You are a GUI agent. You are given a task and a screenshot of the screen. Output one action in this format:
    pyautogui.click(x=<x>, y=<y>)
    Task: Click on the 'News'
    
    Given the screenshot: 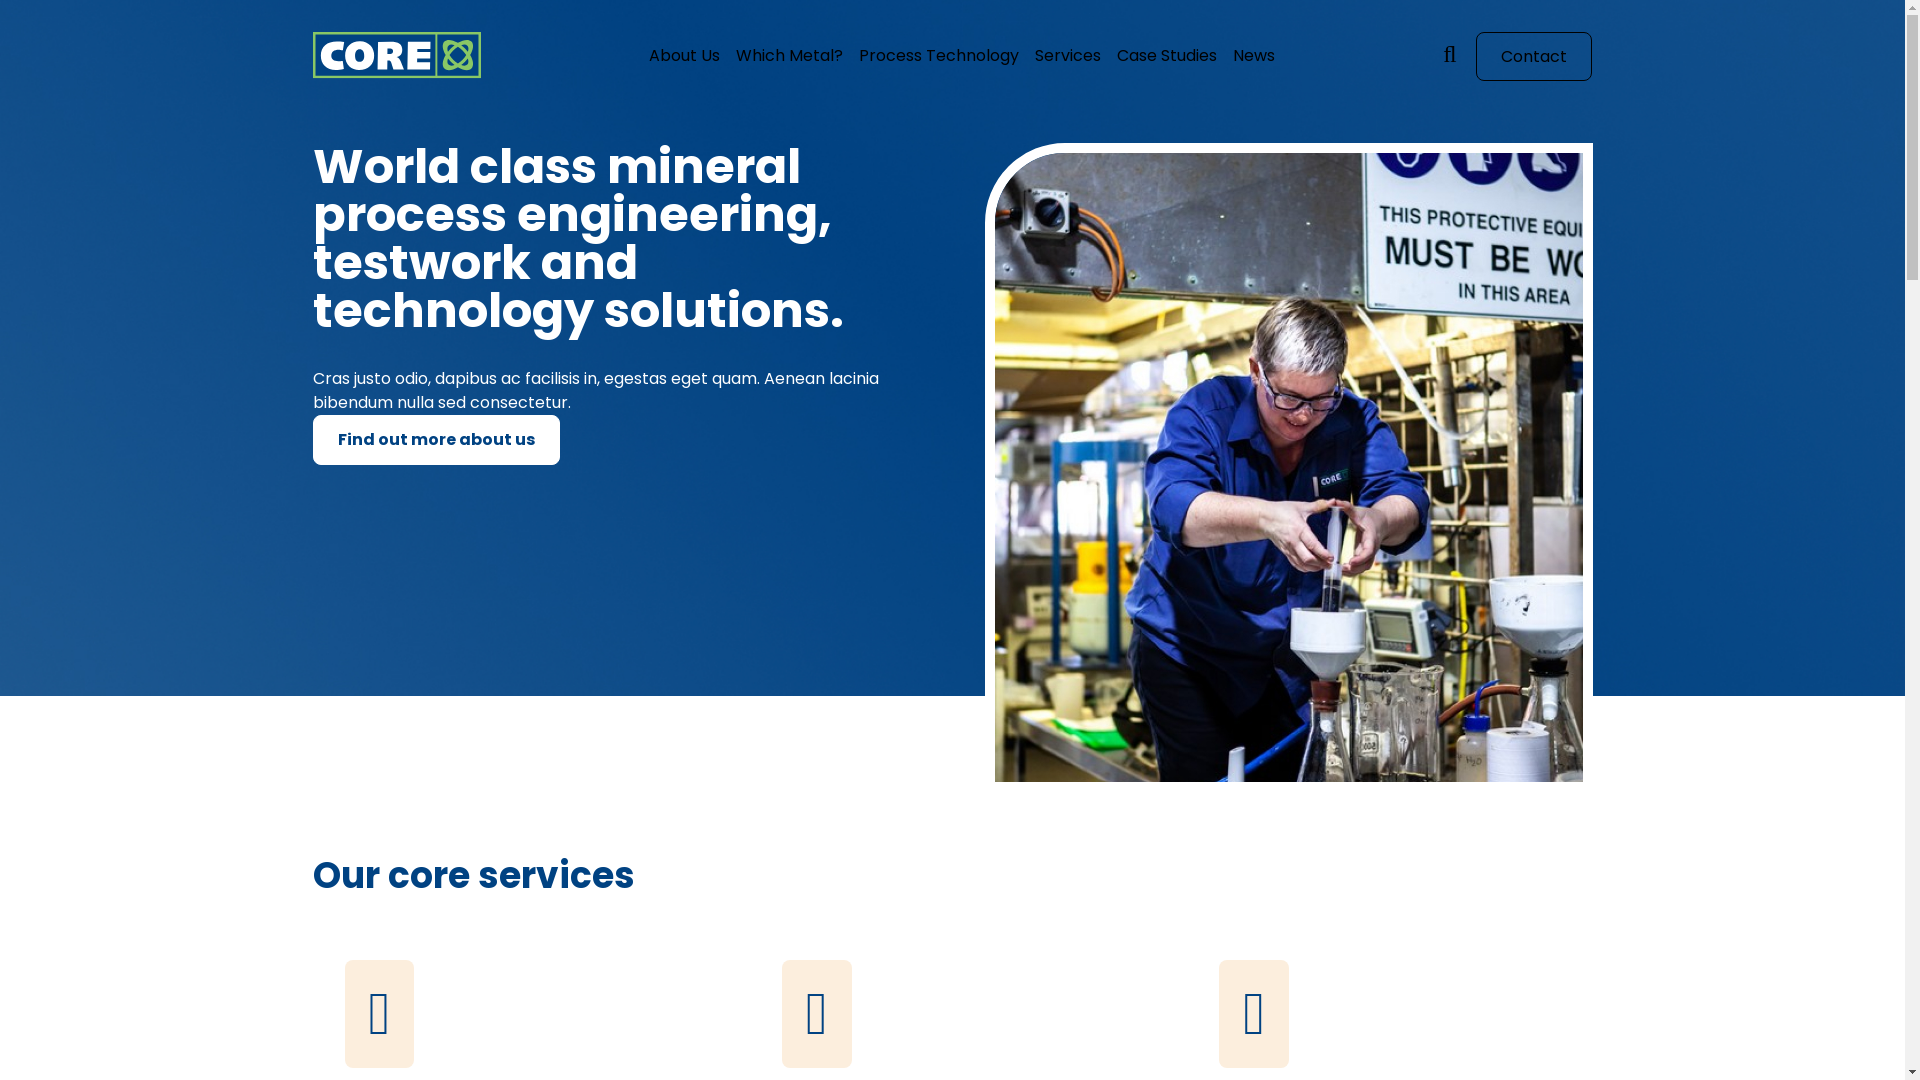 What is the action you would take?
    pyautogui.click(x=1232, y=54)
    